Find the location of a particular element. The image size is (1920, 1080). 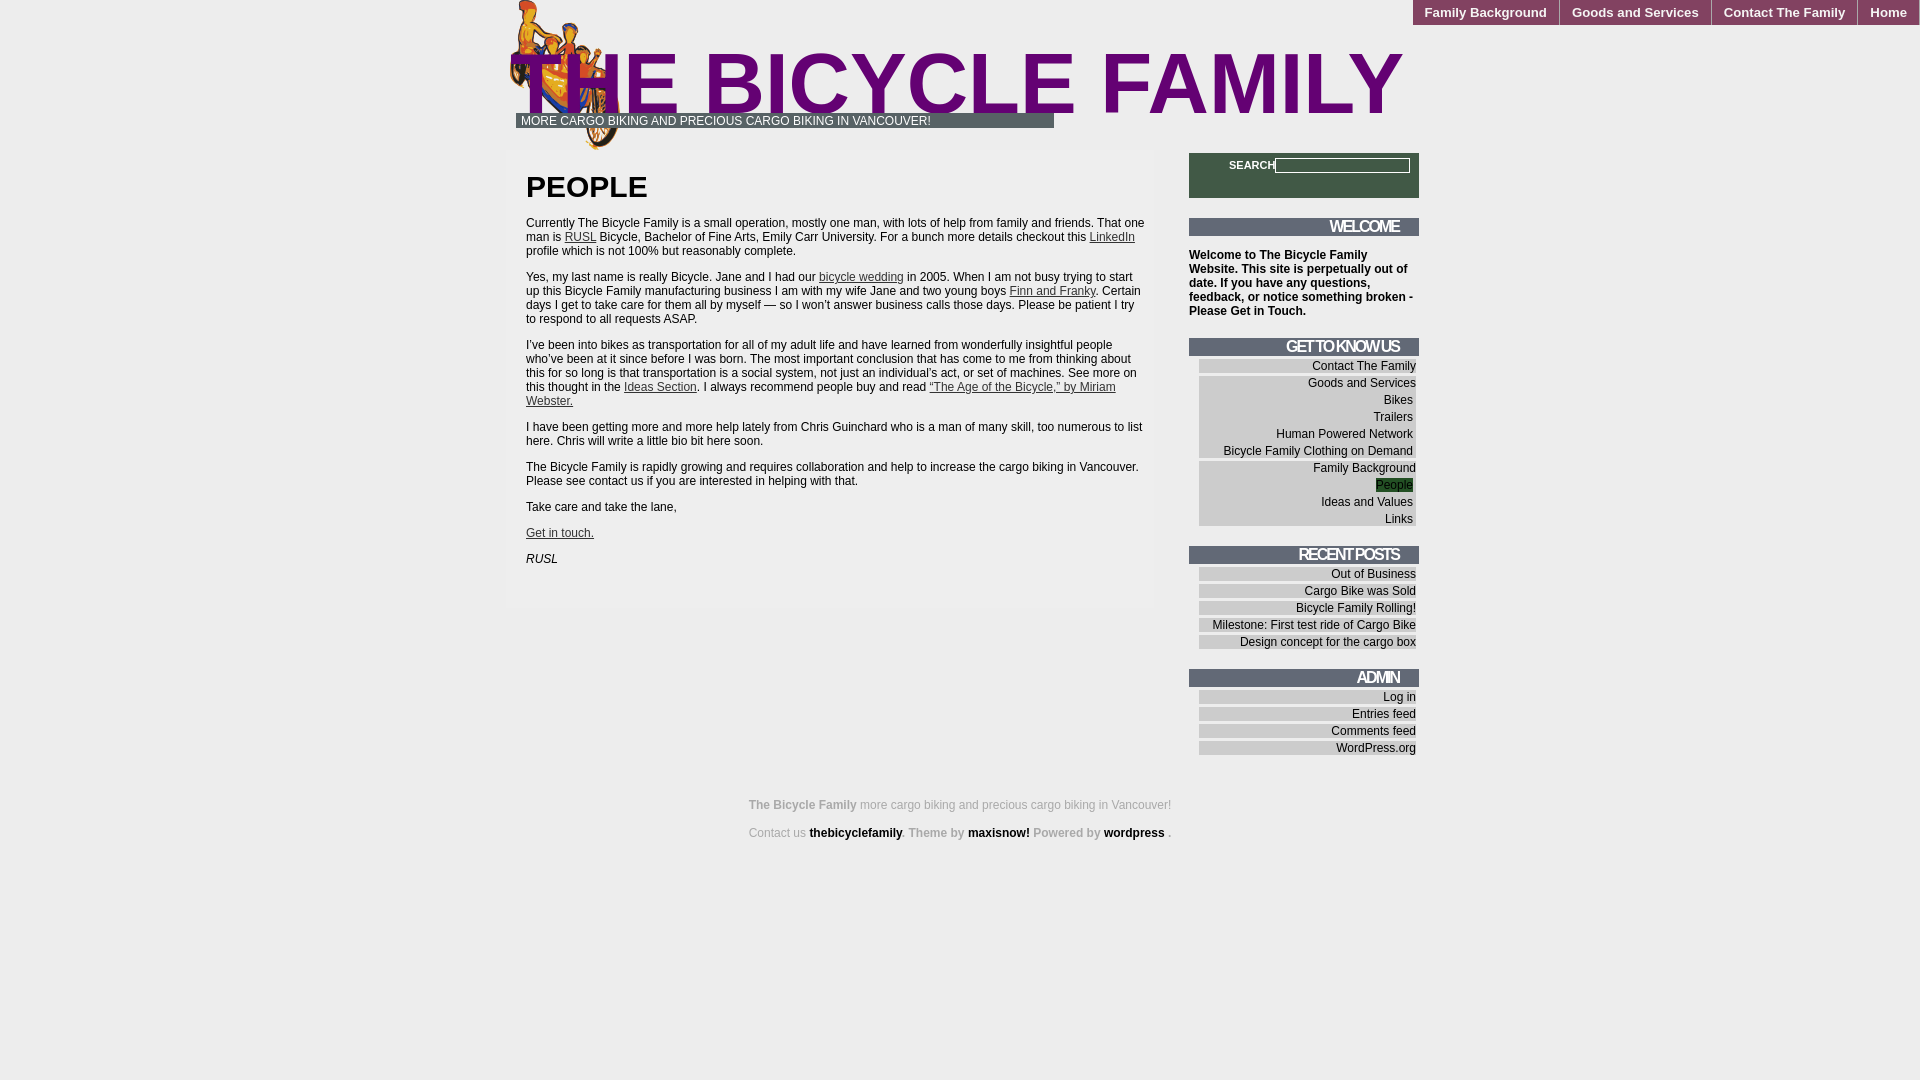

'WordPress.org' is located at coordinates (1375, 748).